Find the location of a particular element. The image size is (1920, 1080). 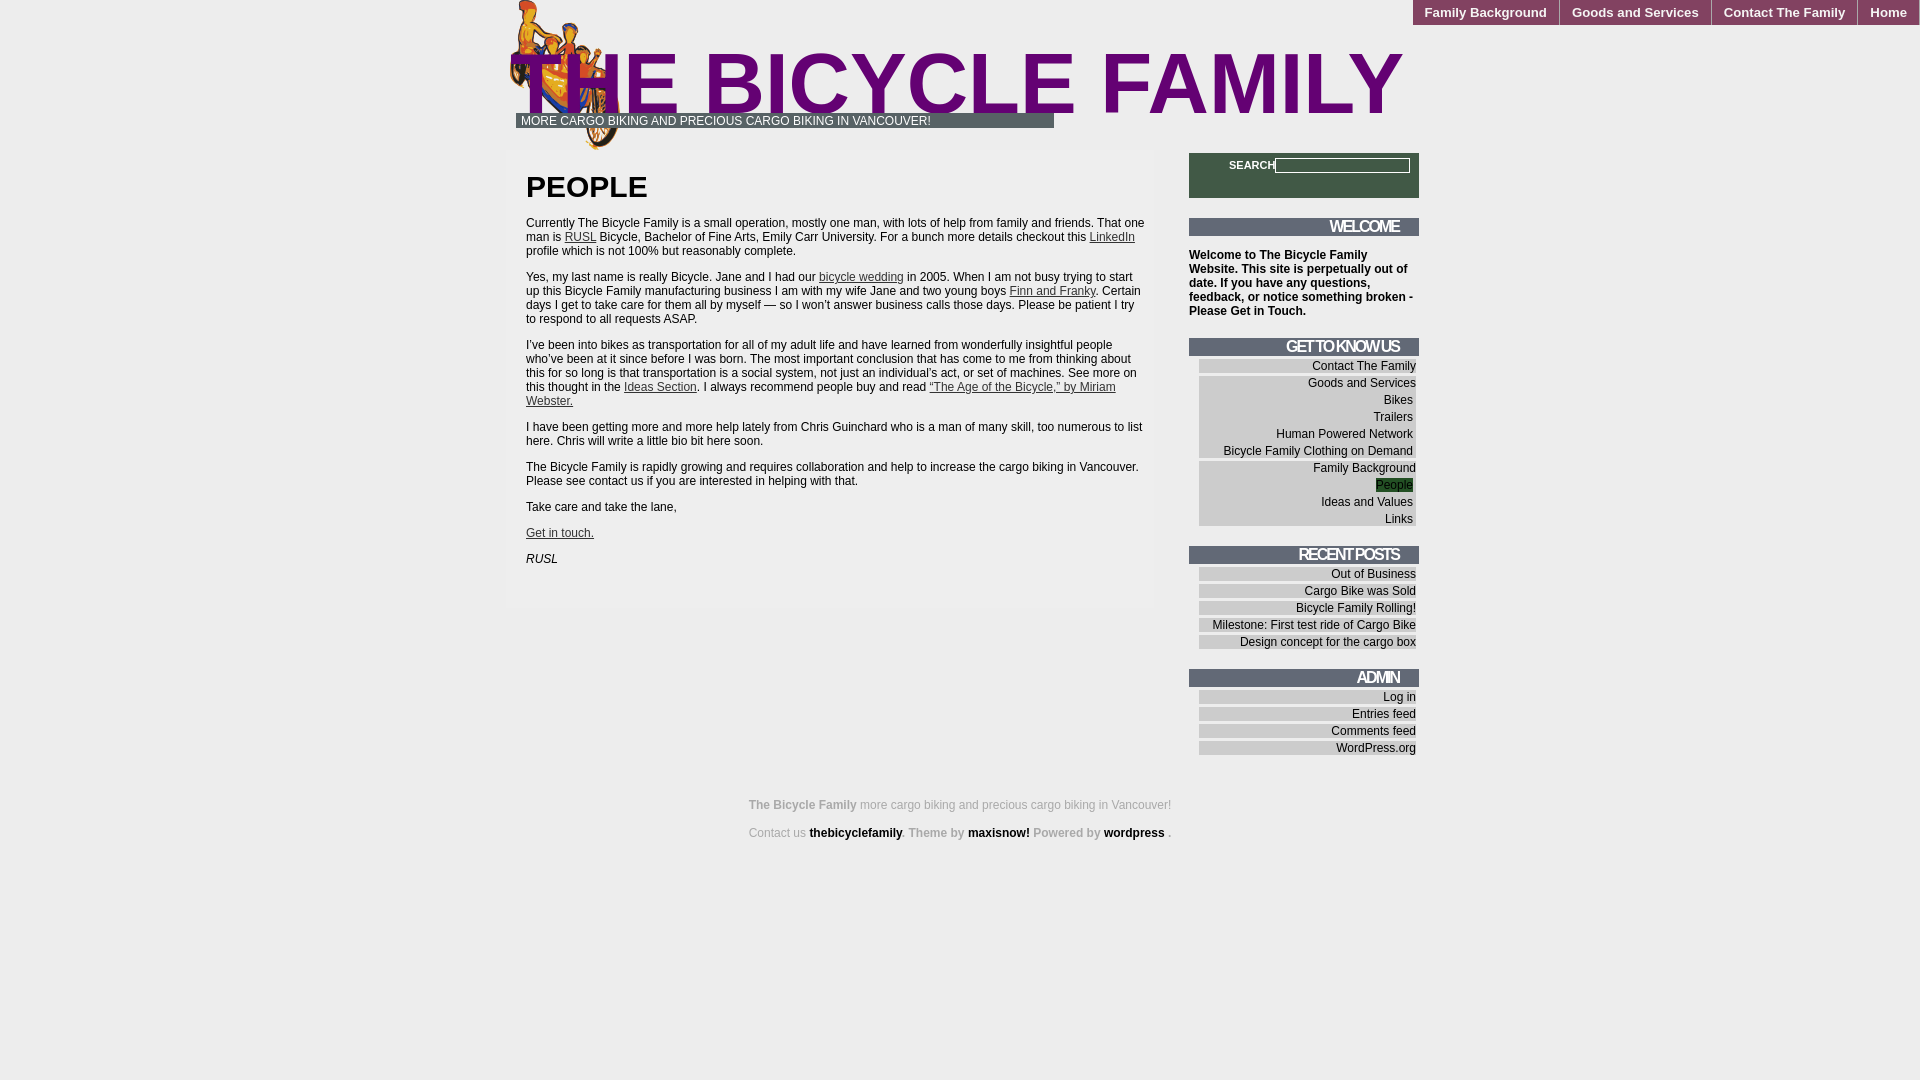

'WordPress.org' is located at coordinates (1375, 748).